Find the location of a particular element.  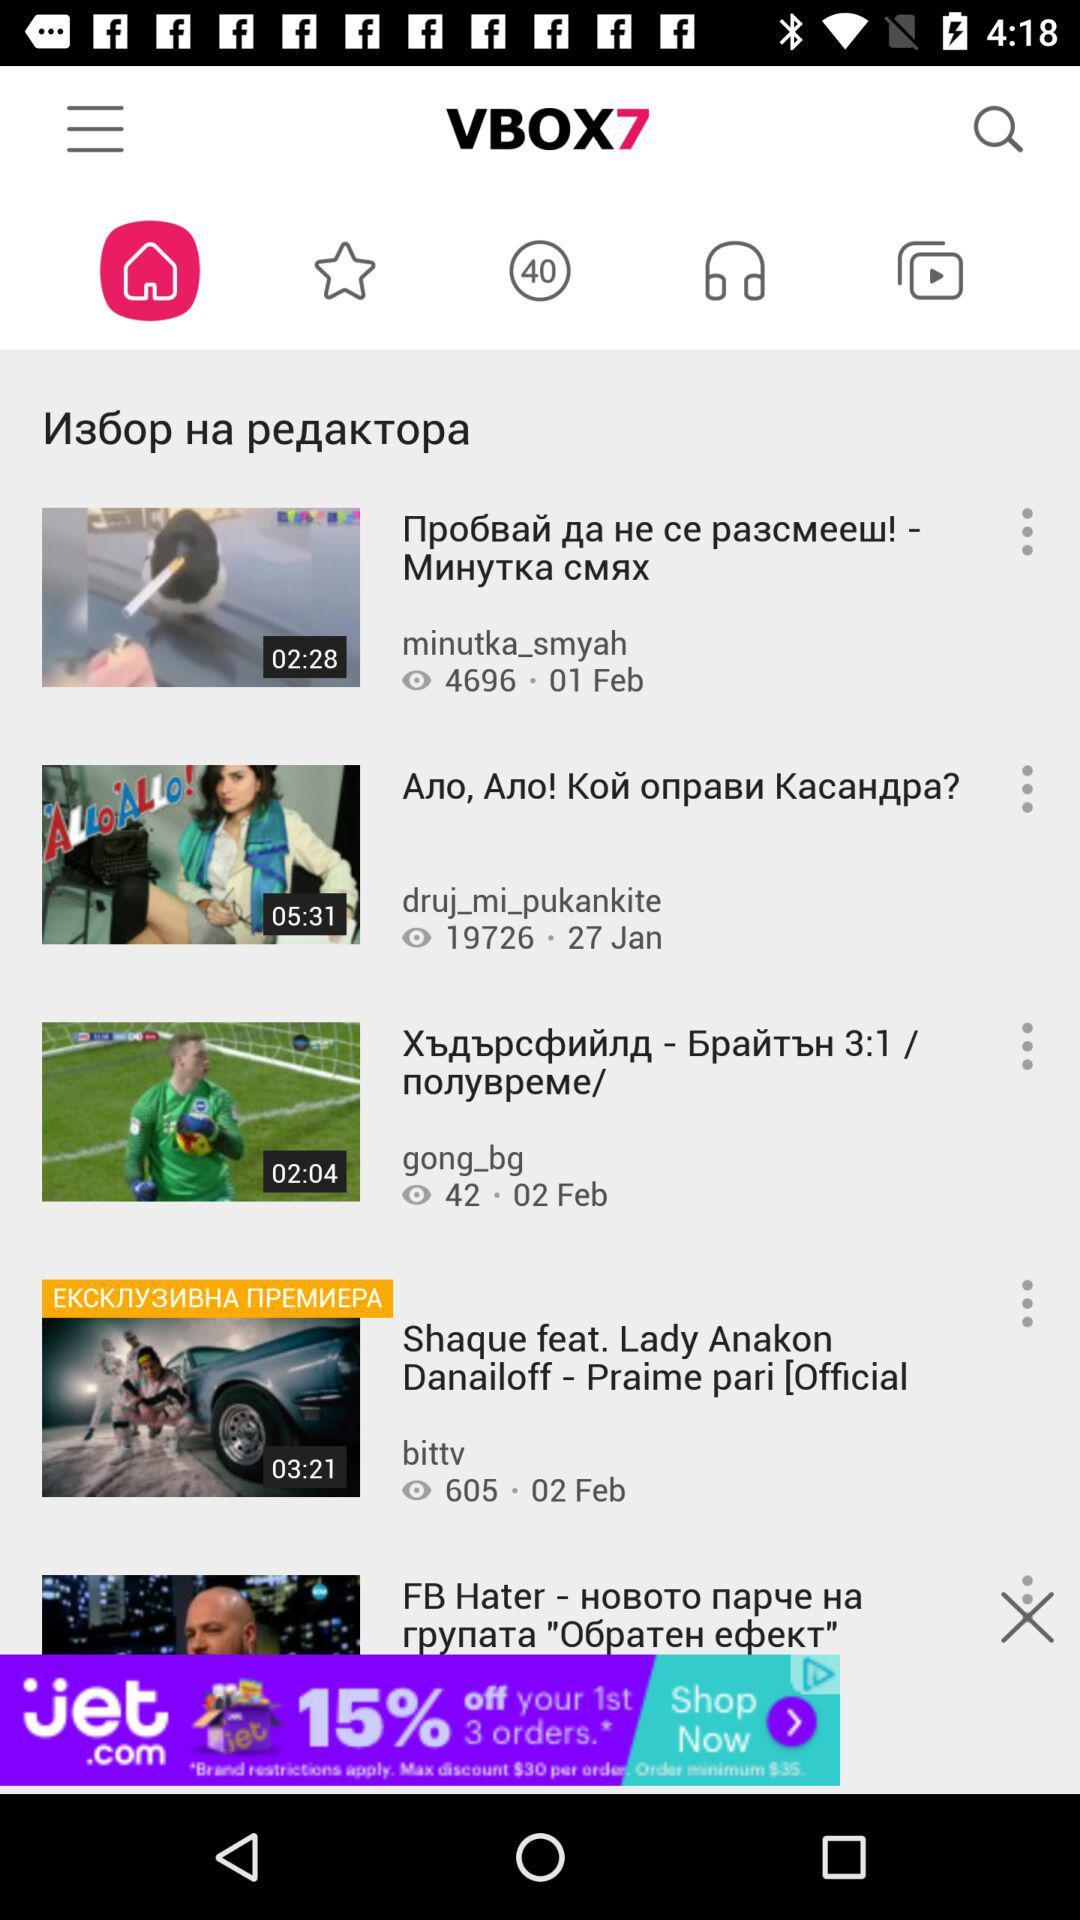

the close icon is located at coordinates (1027, 1617).